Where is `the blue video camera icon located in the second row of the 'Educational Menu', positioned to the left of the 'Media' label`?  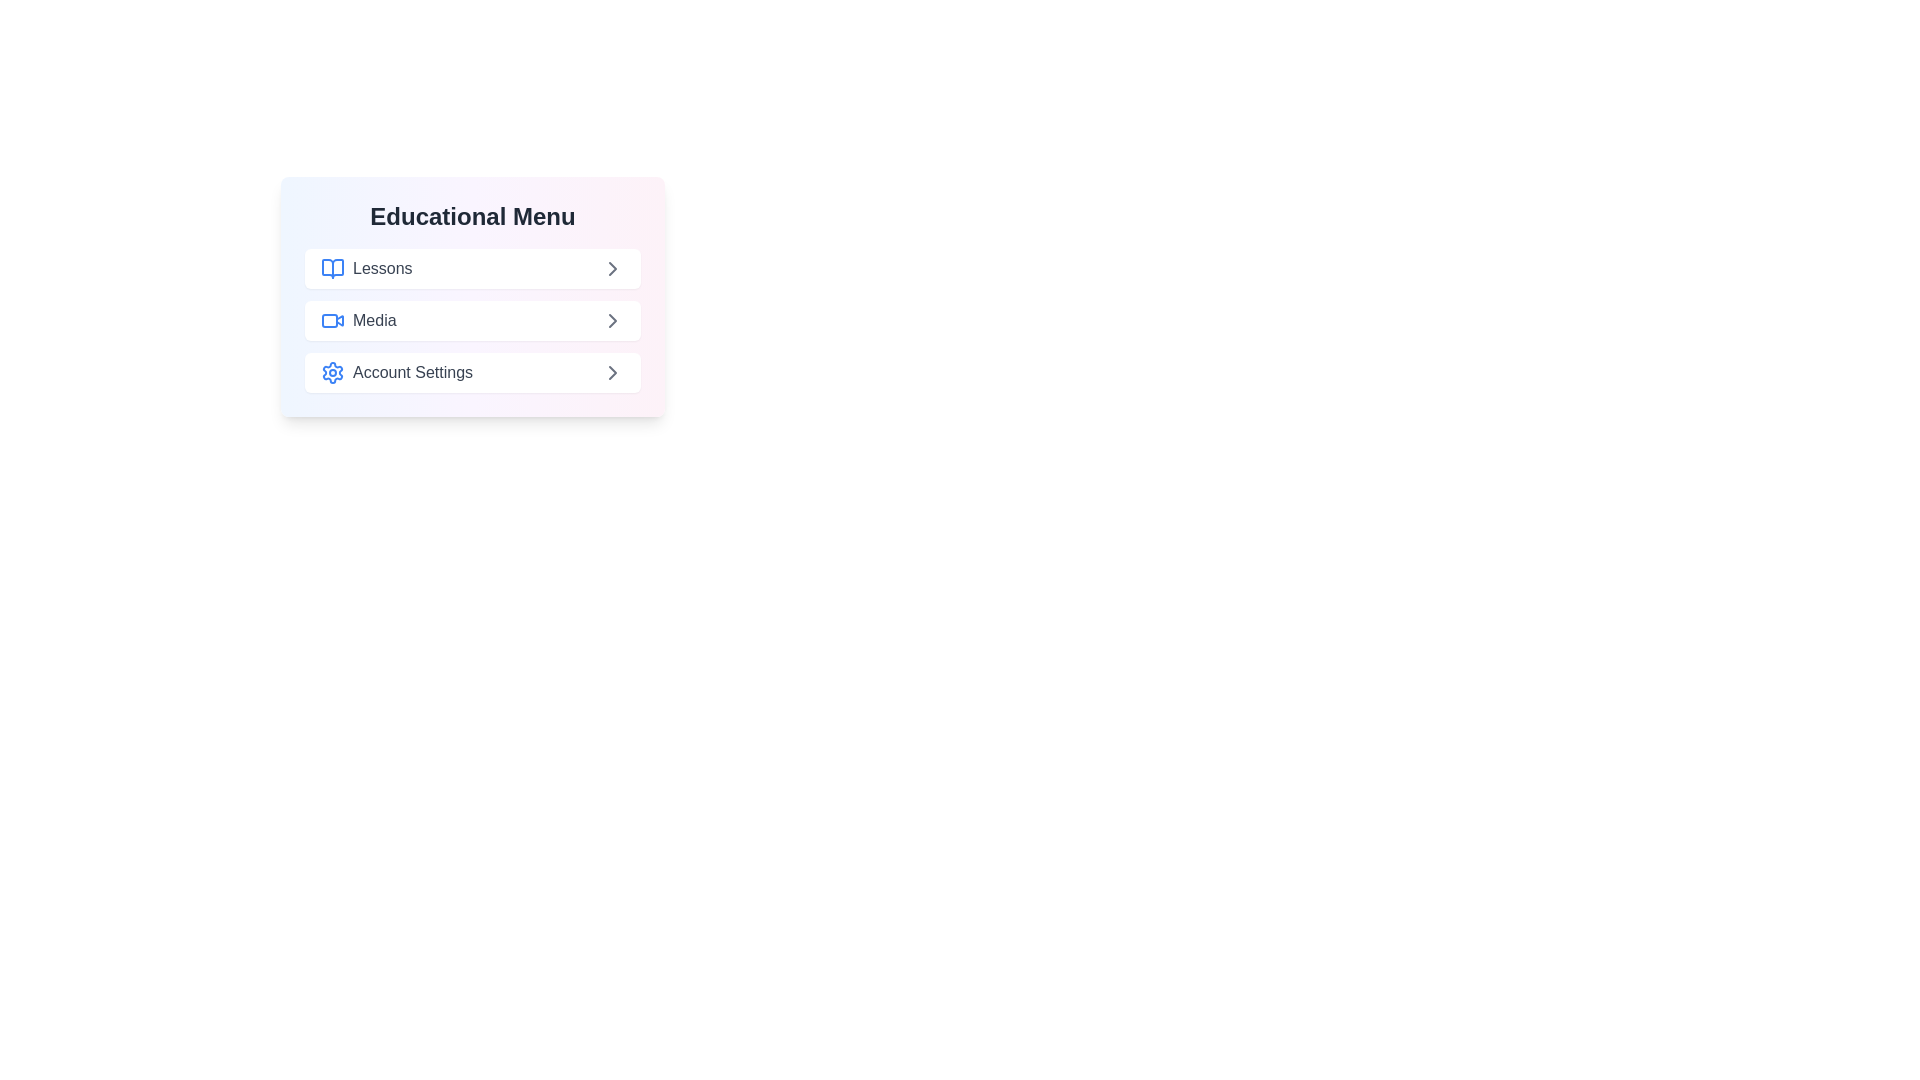 the blue video camera icon located in the second row of the 'Educational Menu', positioned to the left of the 'Media' label is located at coordinates (332, 319).